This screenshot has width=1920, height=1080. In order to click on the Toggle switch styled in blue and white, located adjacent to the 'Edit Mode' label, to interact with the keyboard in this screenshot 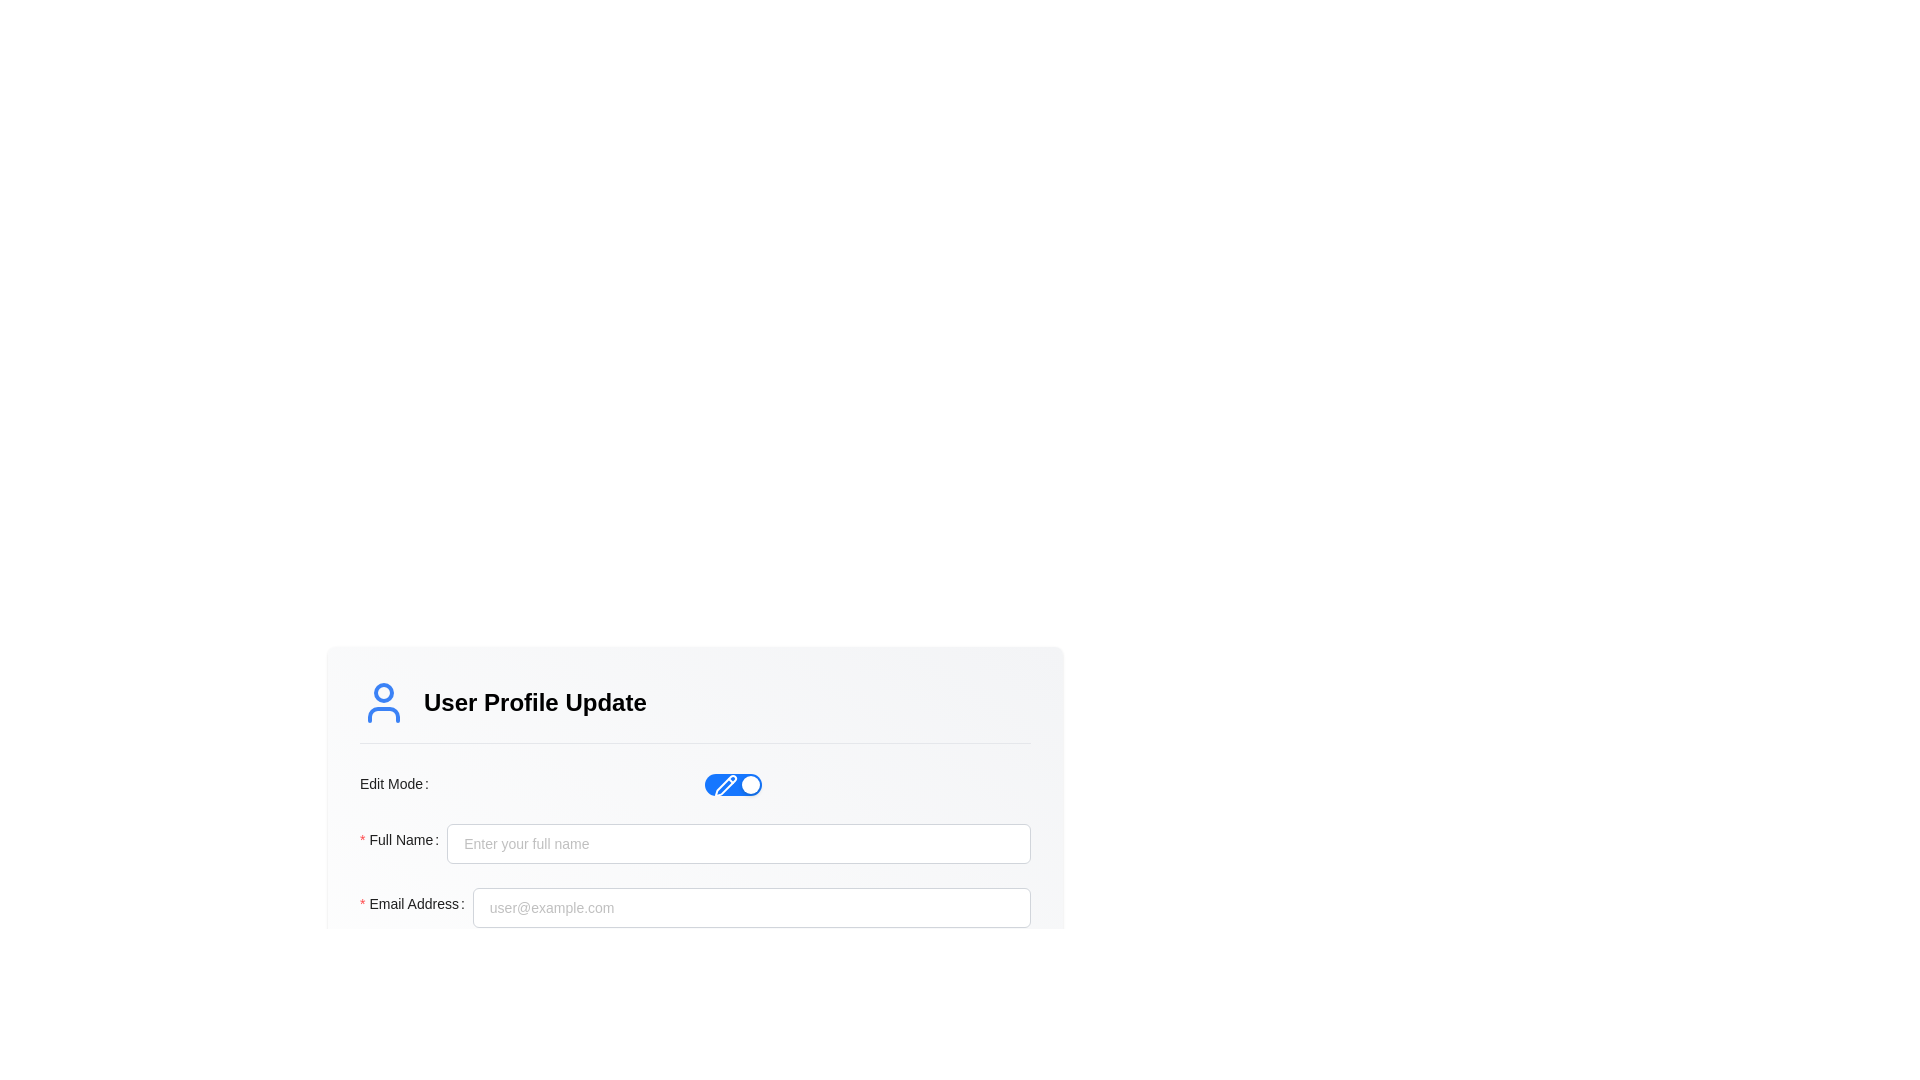, I will do `click(695, 774)`.